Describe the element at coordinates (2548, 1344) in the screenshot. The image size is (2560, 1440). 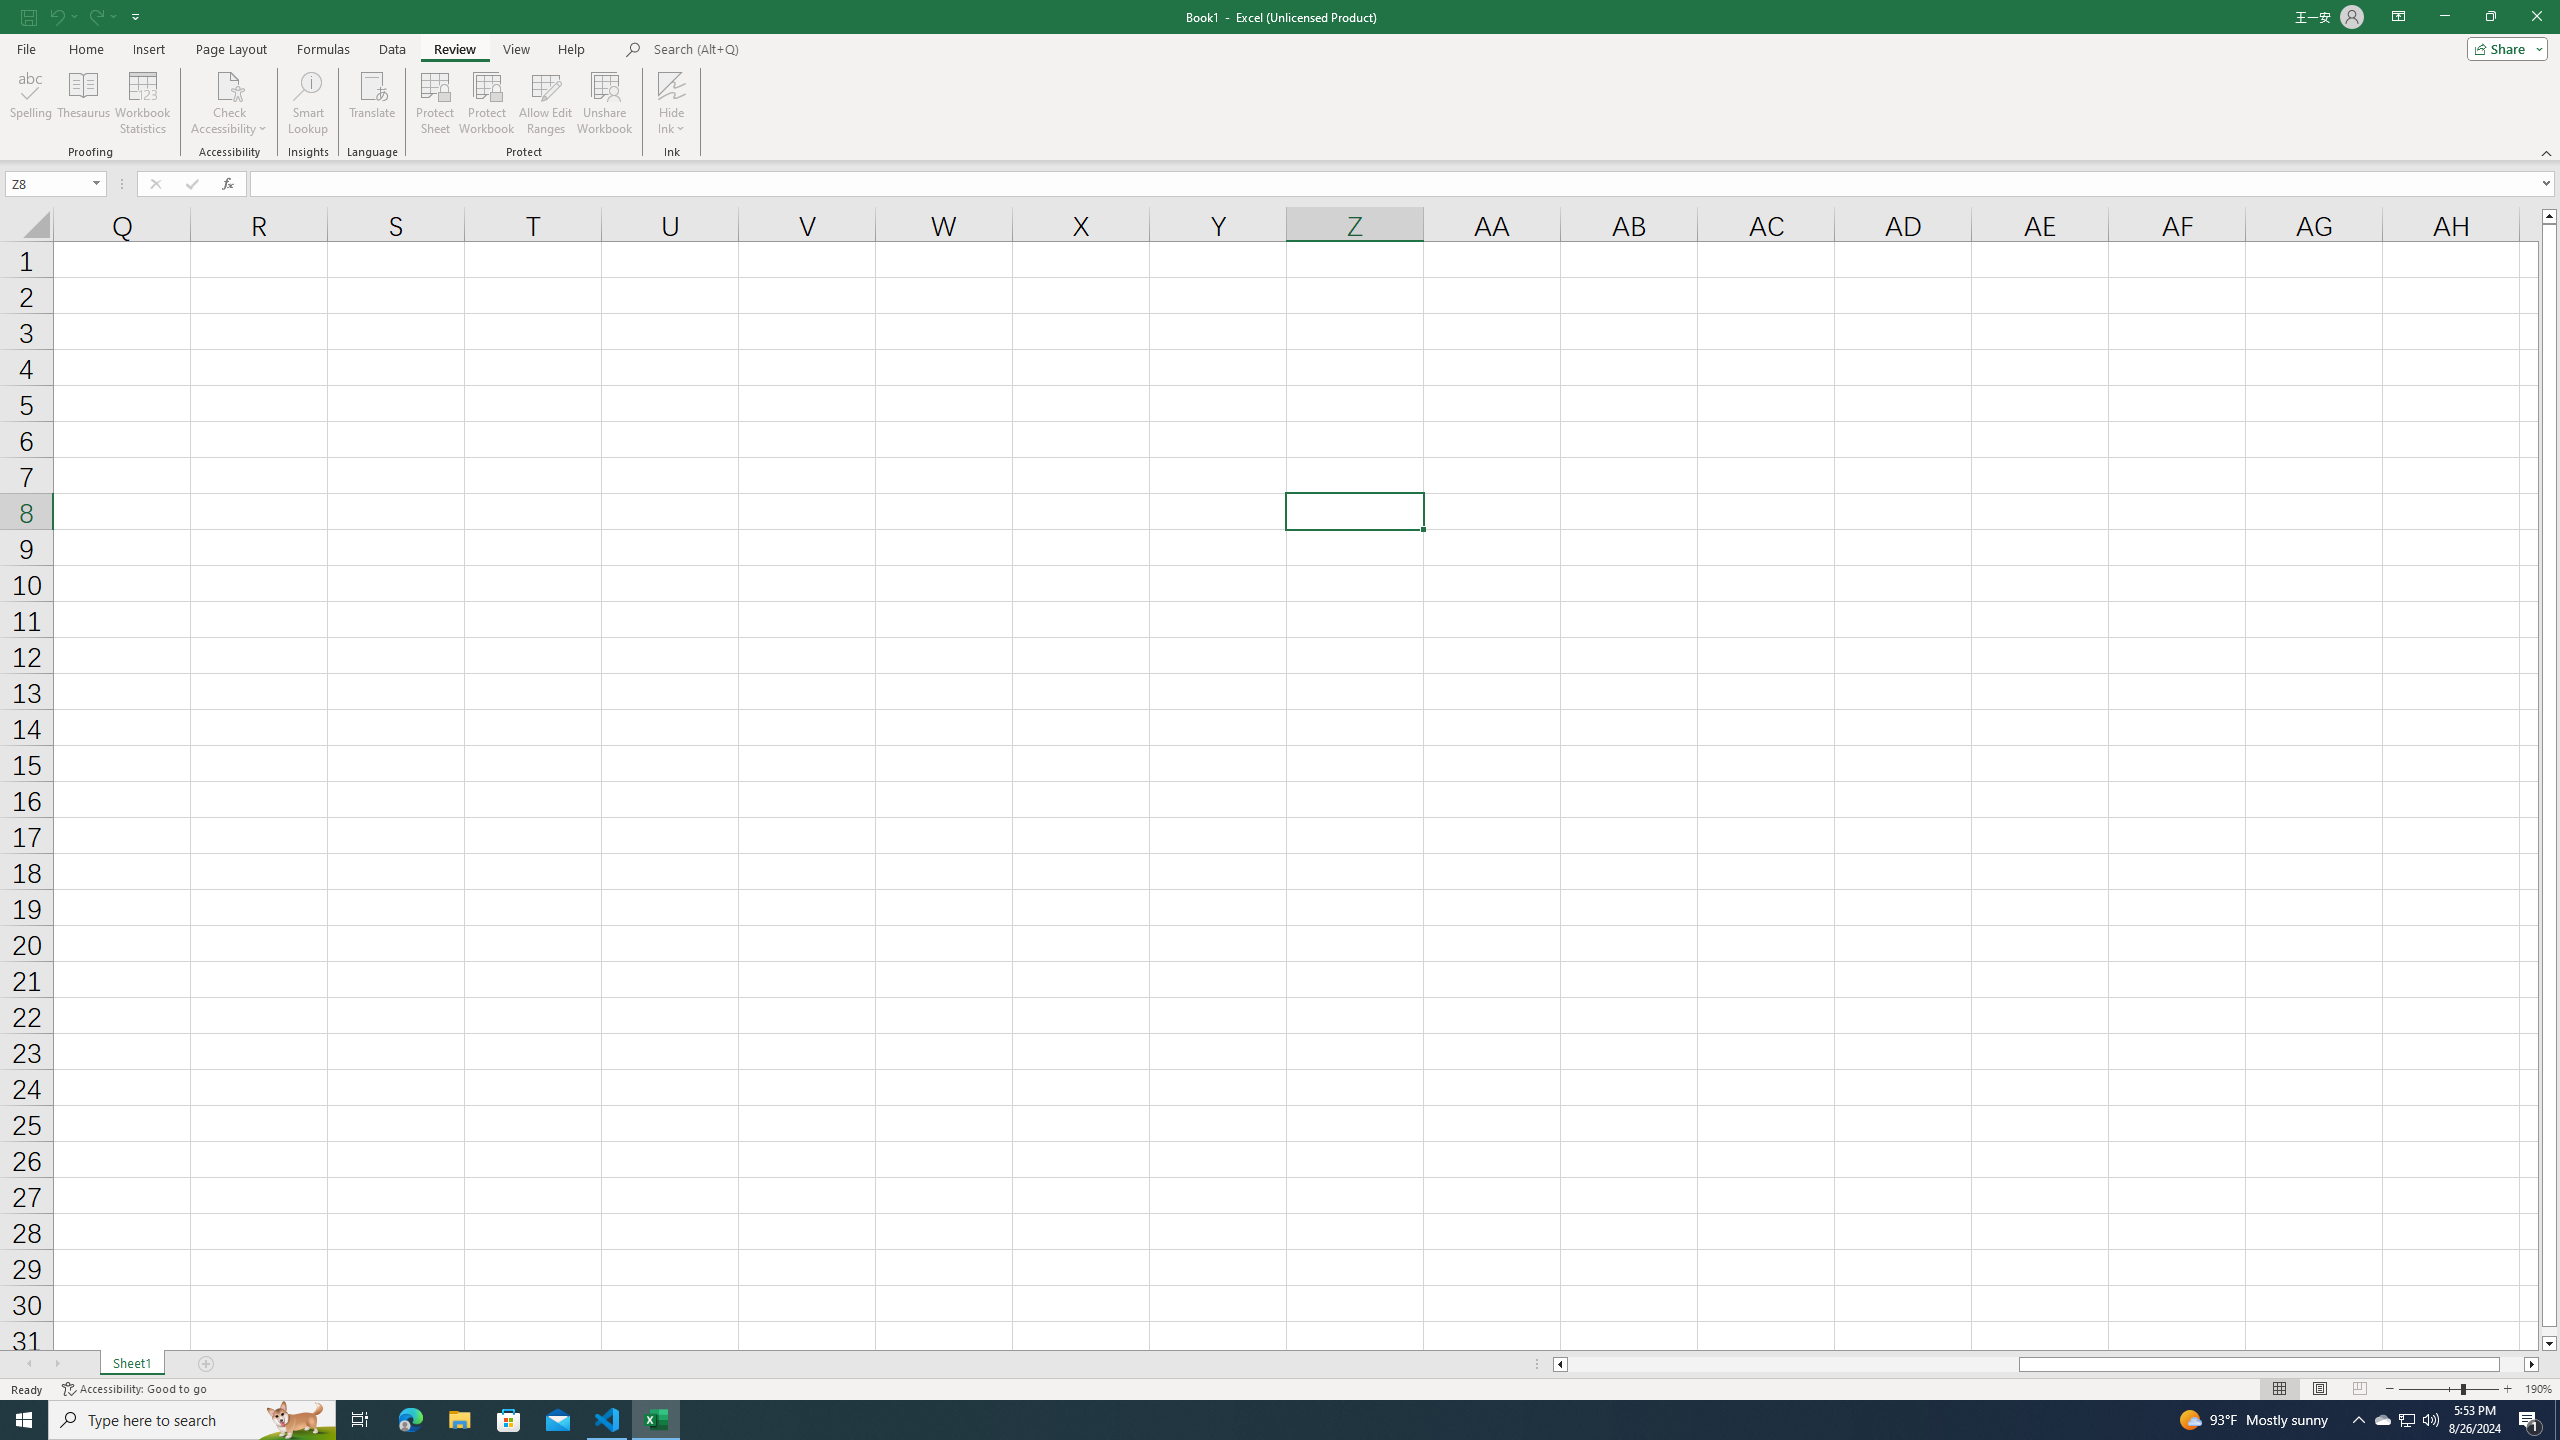
I see `'Line down'` at that location.